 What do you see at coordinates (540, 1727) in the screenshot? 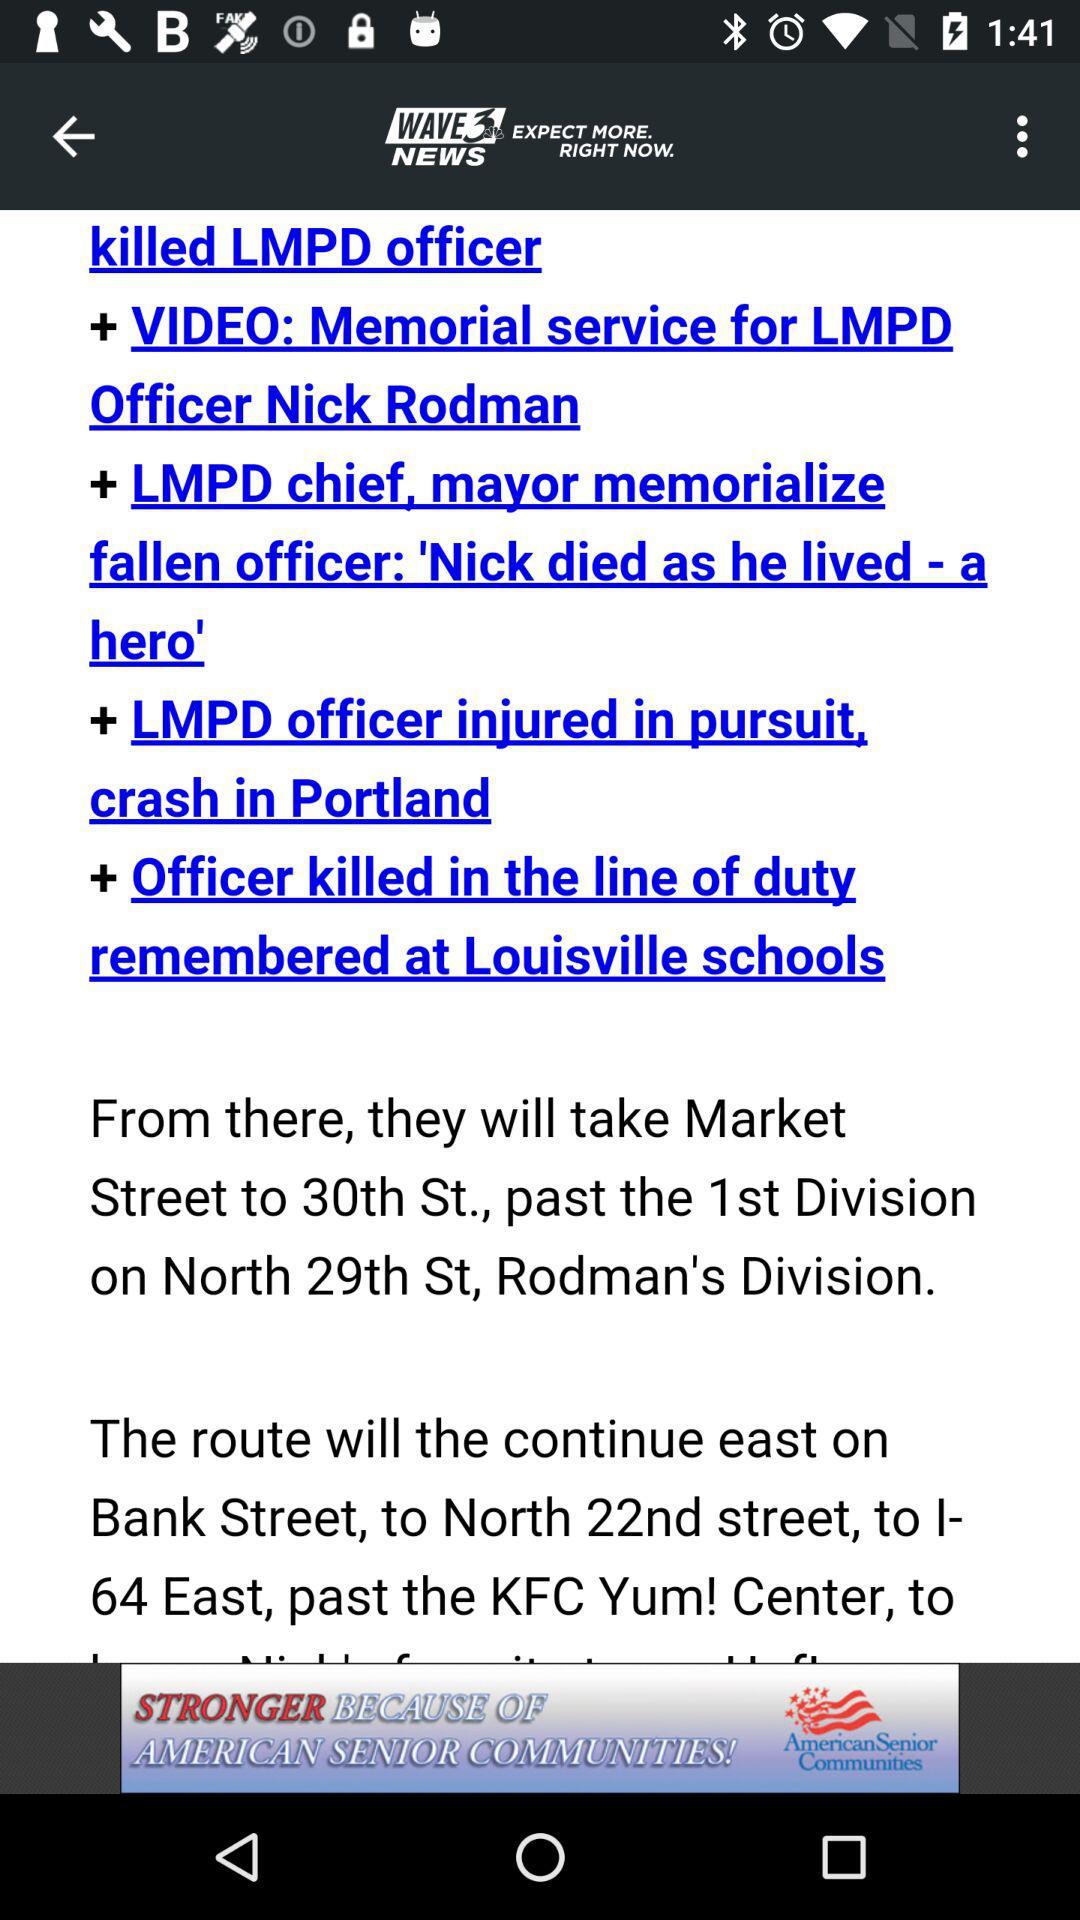
I see `advertisement page` at bounding box center [540, 1727].